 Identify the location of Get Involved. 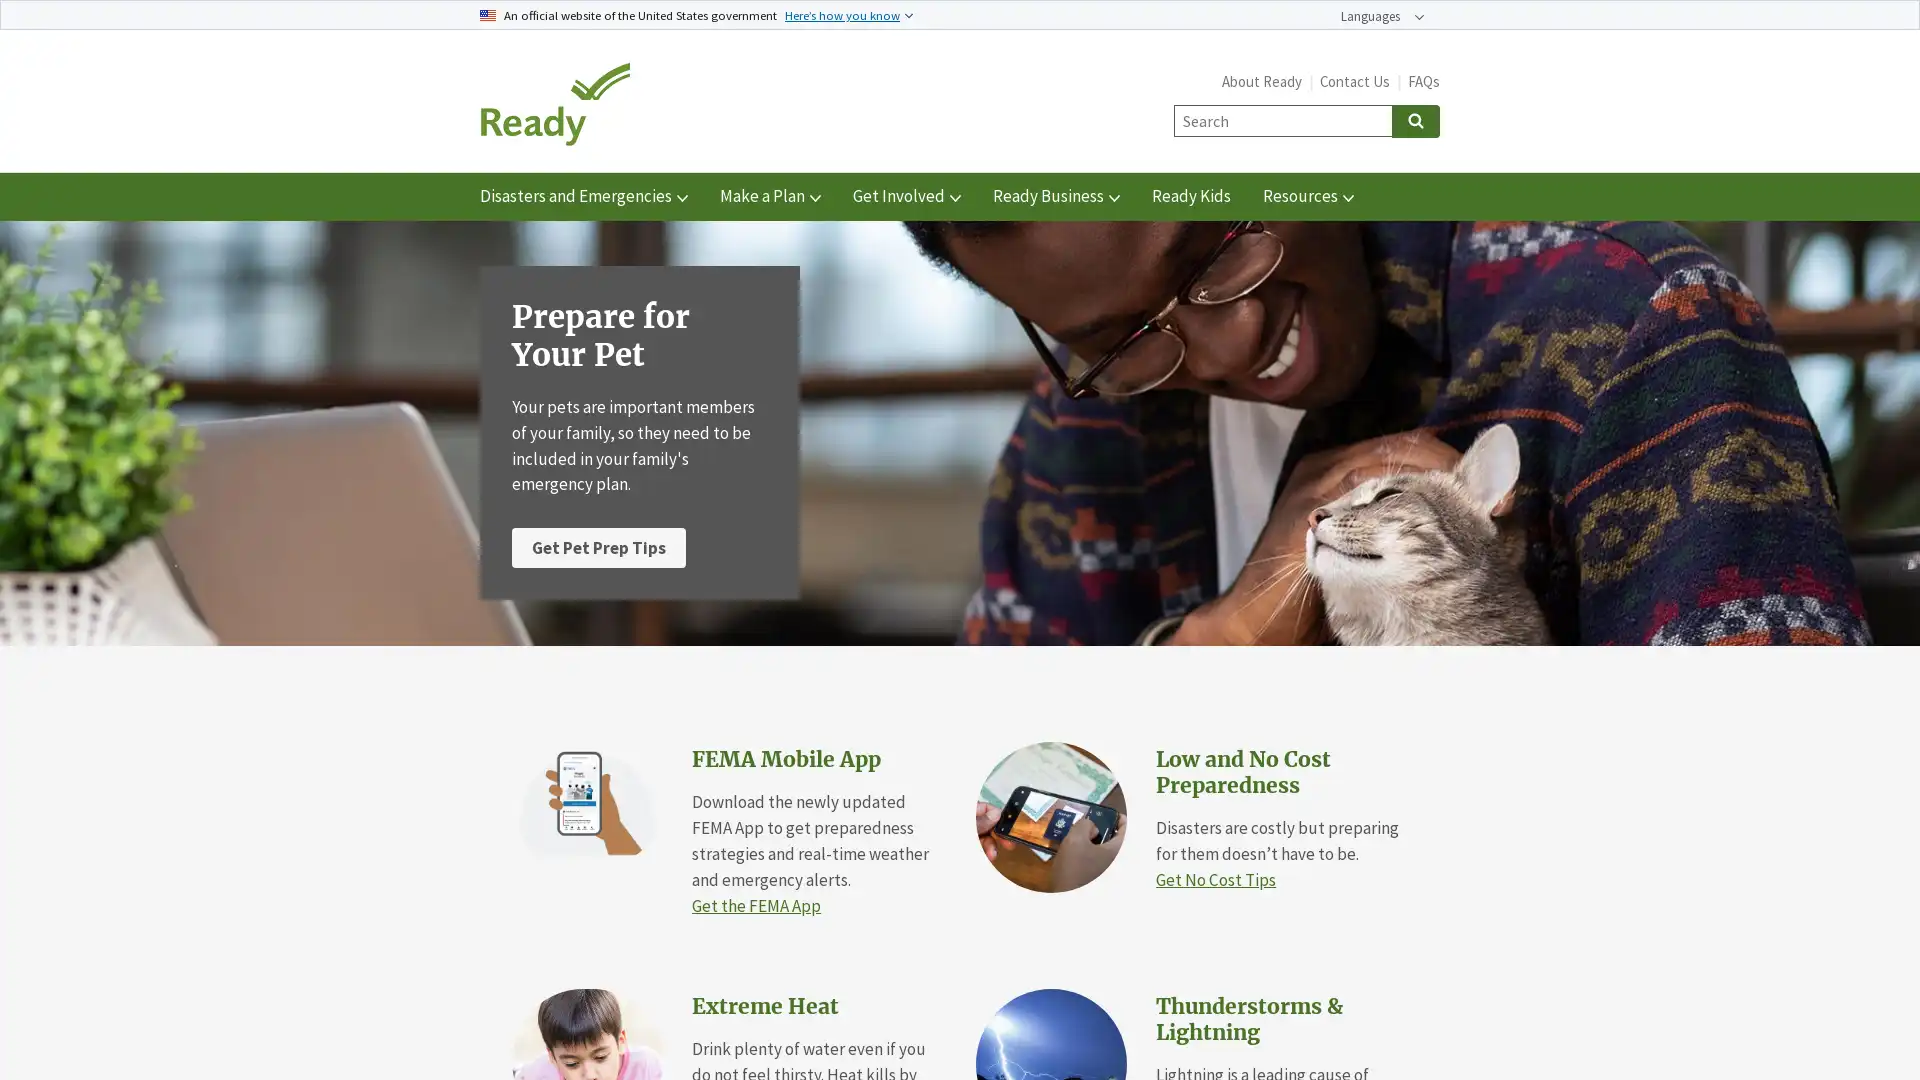
(906, 196).